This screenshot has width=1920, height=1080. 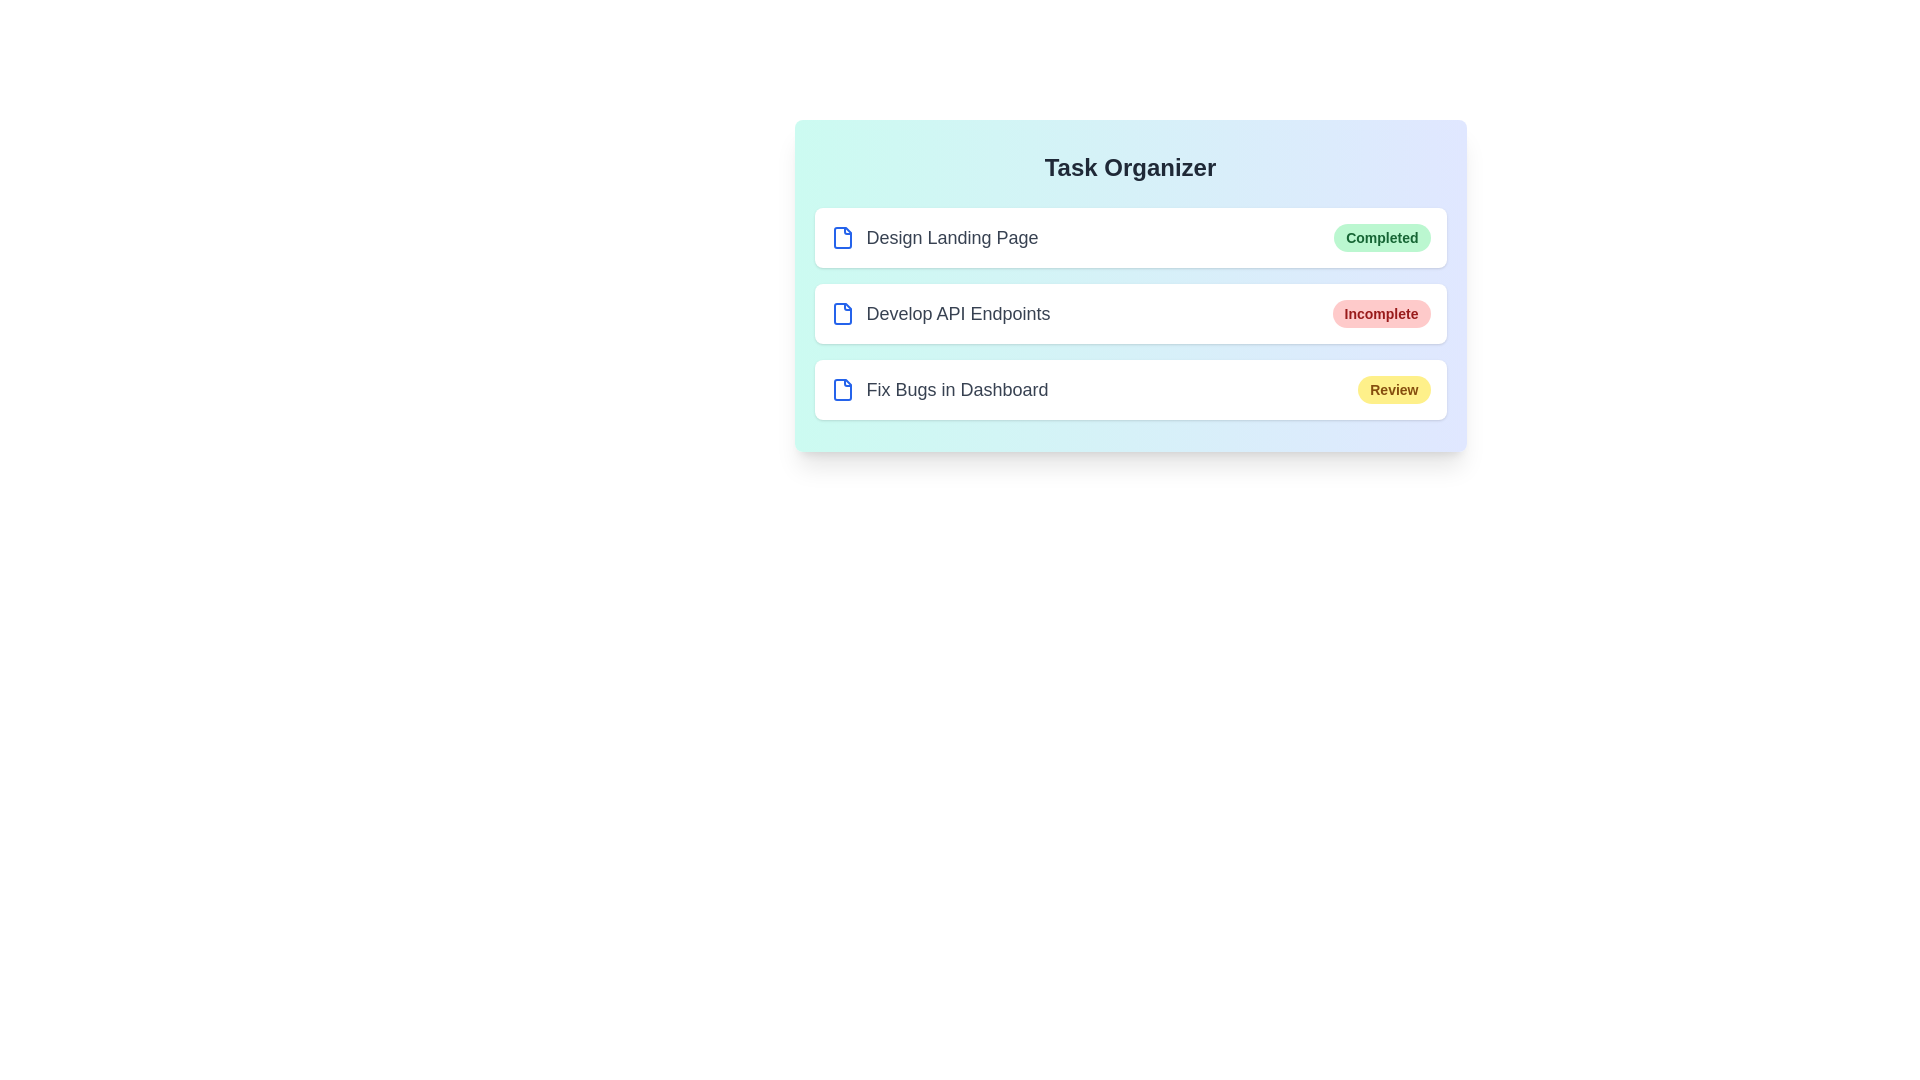 I want to click on the status button of the task named Develop API Endpoints to toggle its completion status, so click(x=1380, y=313).